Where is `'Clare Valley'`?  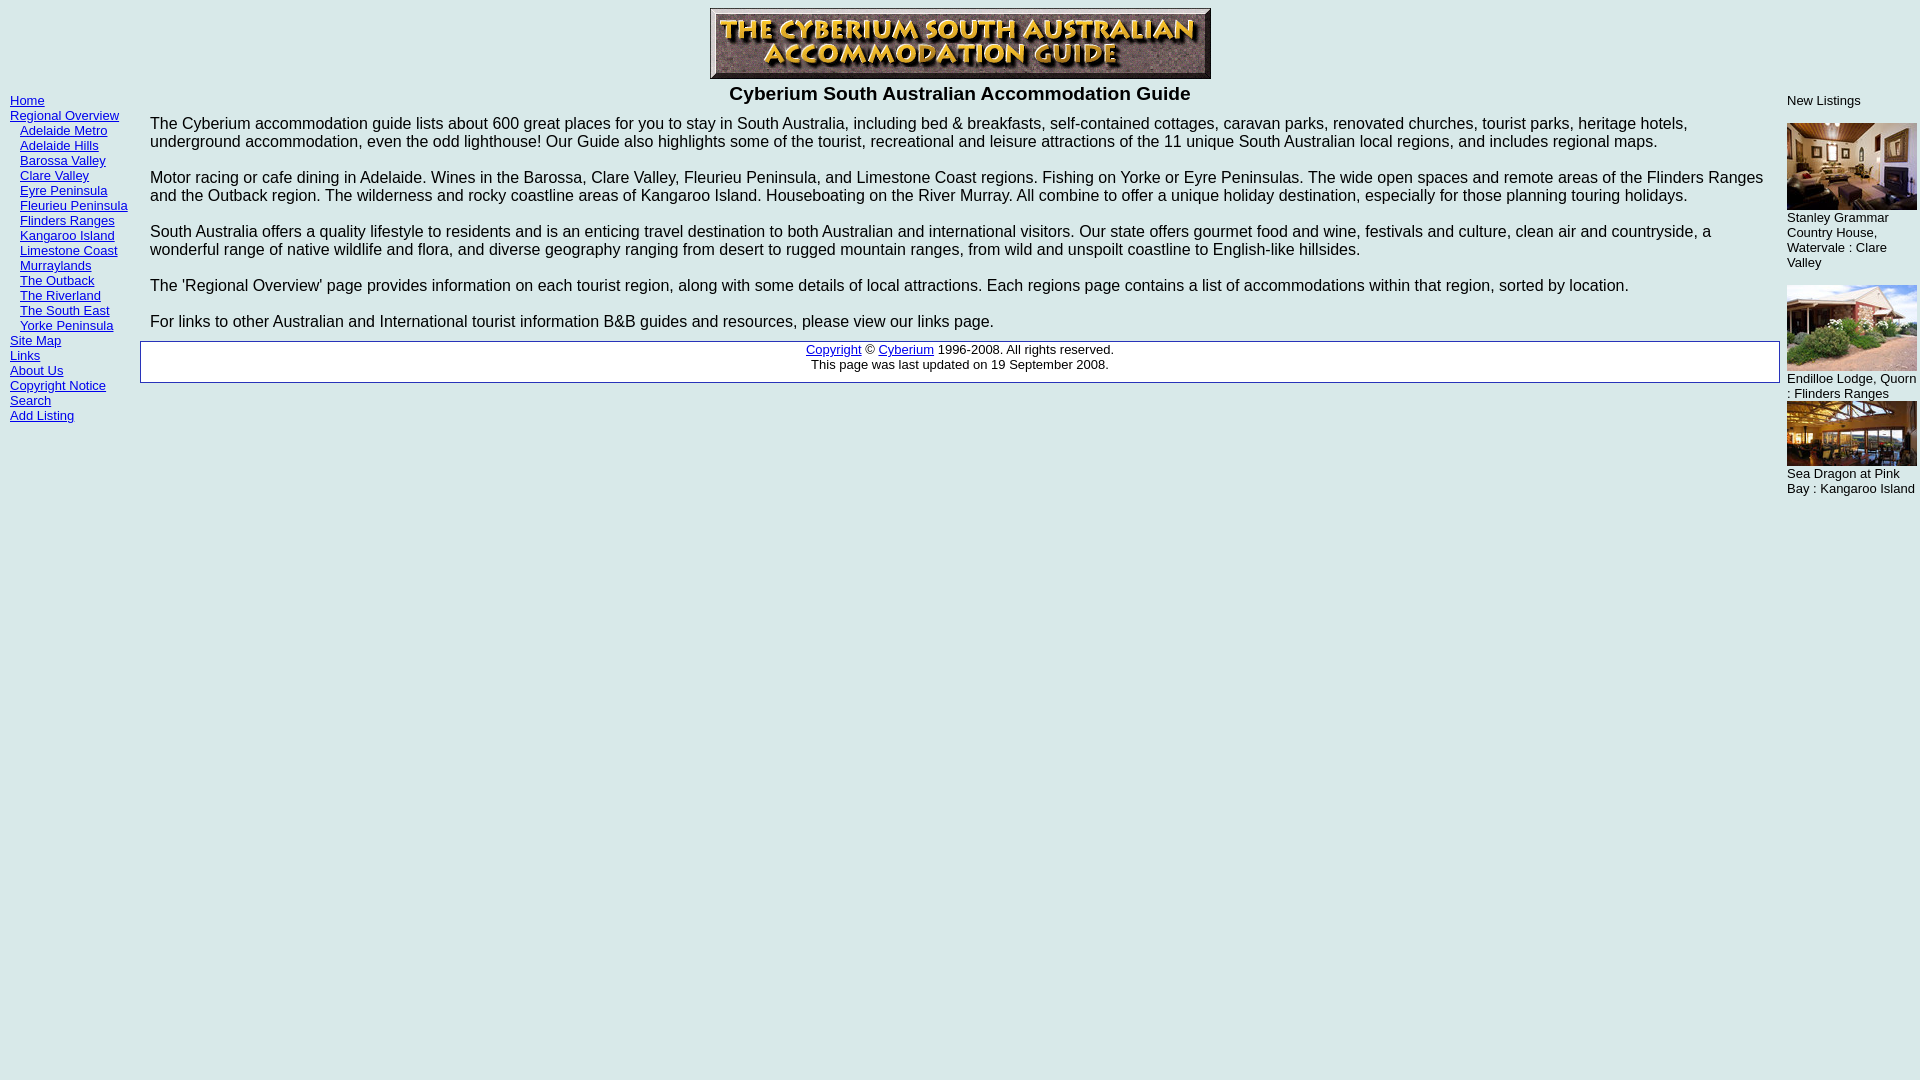 'Clare Valley' is located at coordinates (54, 174).